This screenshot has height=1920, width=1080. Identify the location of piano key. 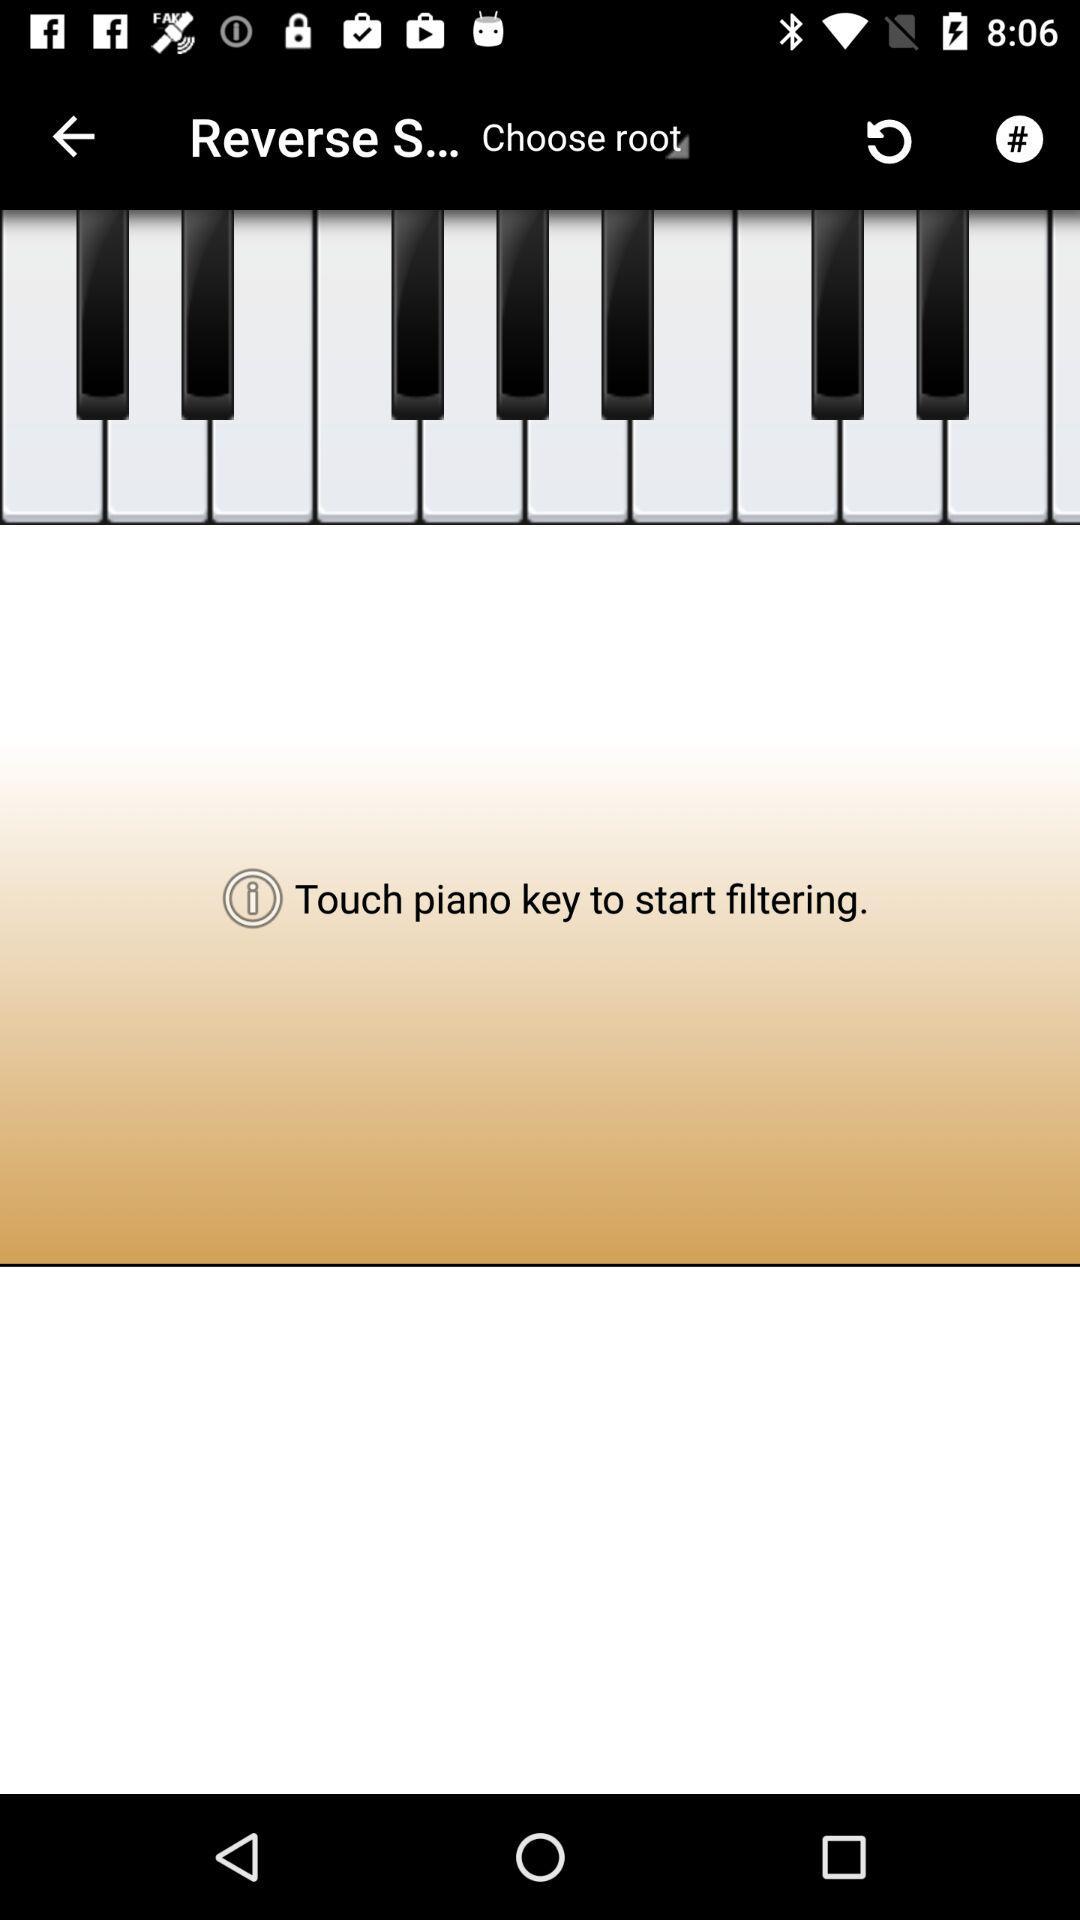
(626, 314).